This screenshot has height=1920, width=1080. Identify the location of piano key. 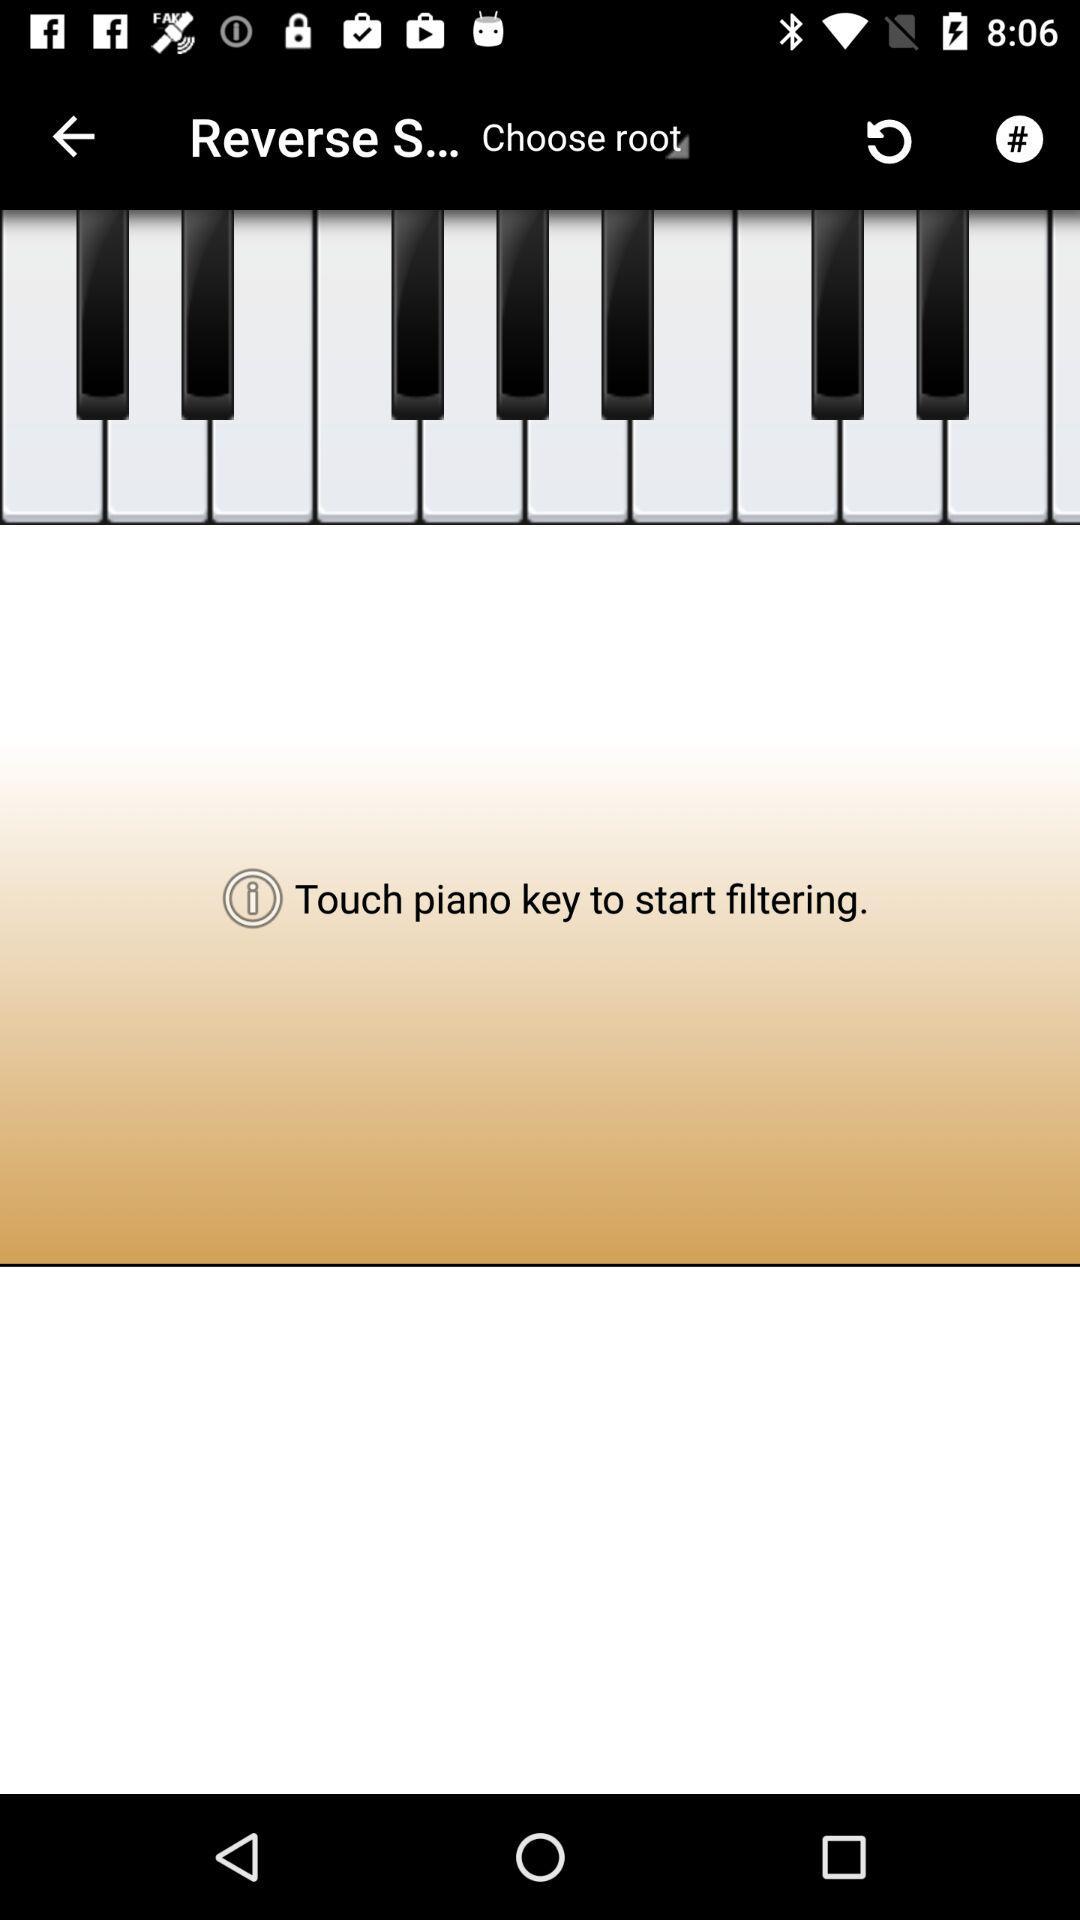
(626, 314).